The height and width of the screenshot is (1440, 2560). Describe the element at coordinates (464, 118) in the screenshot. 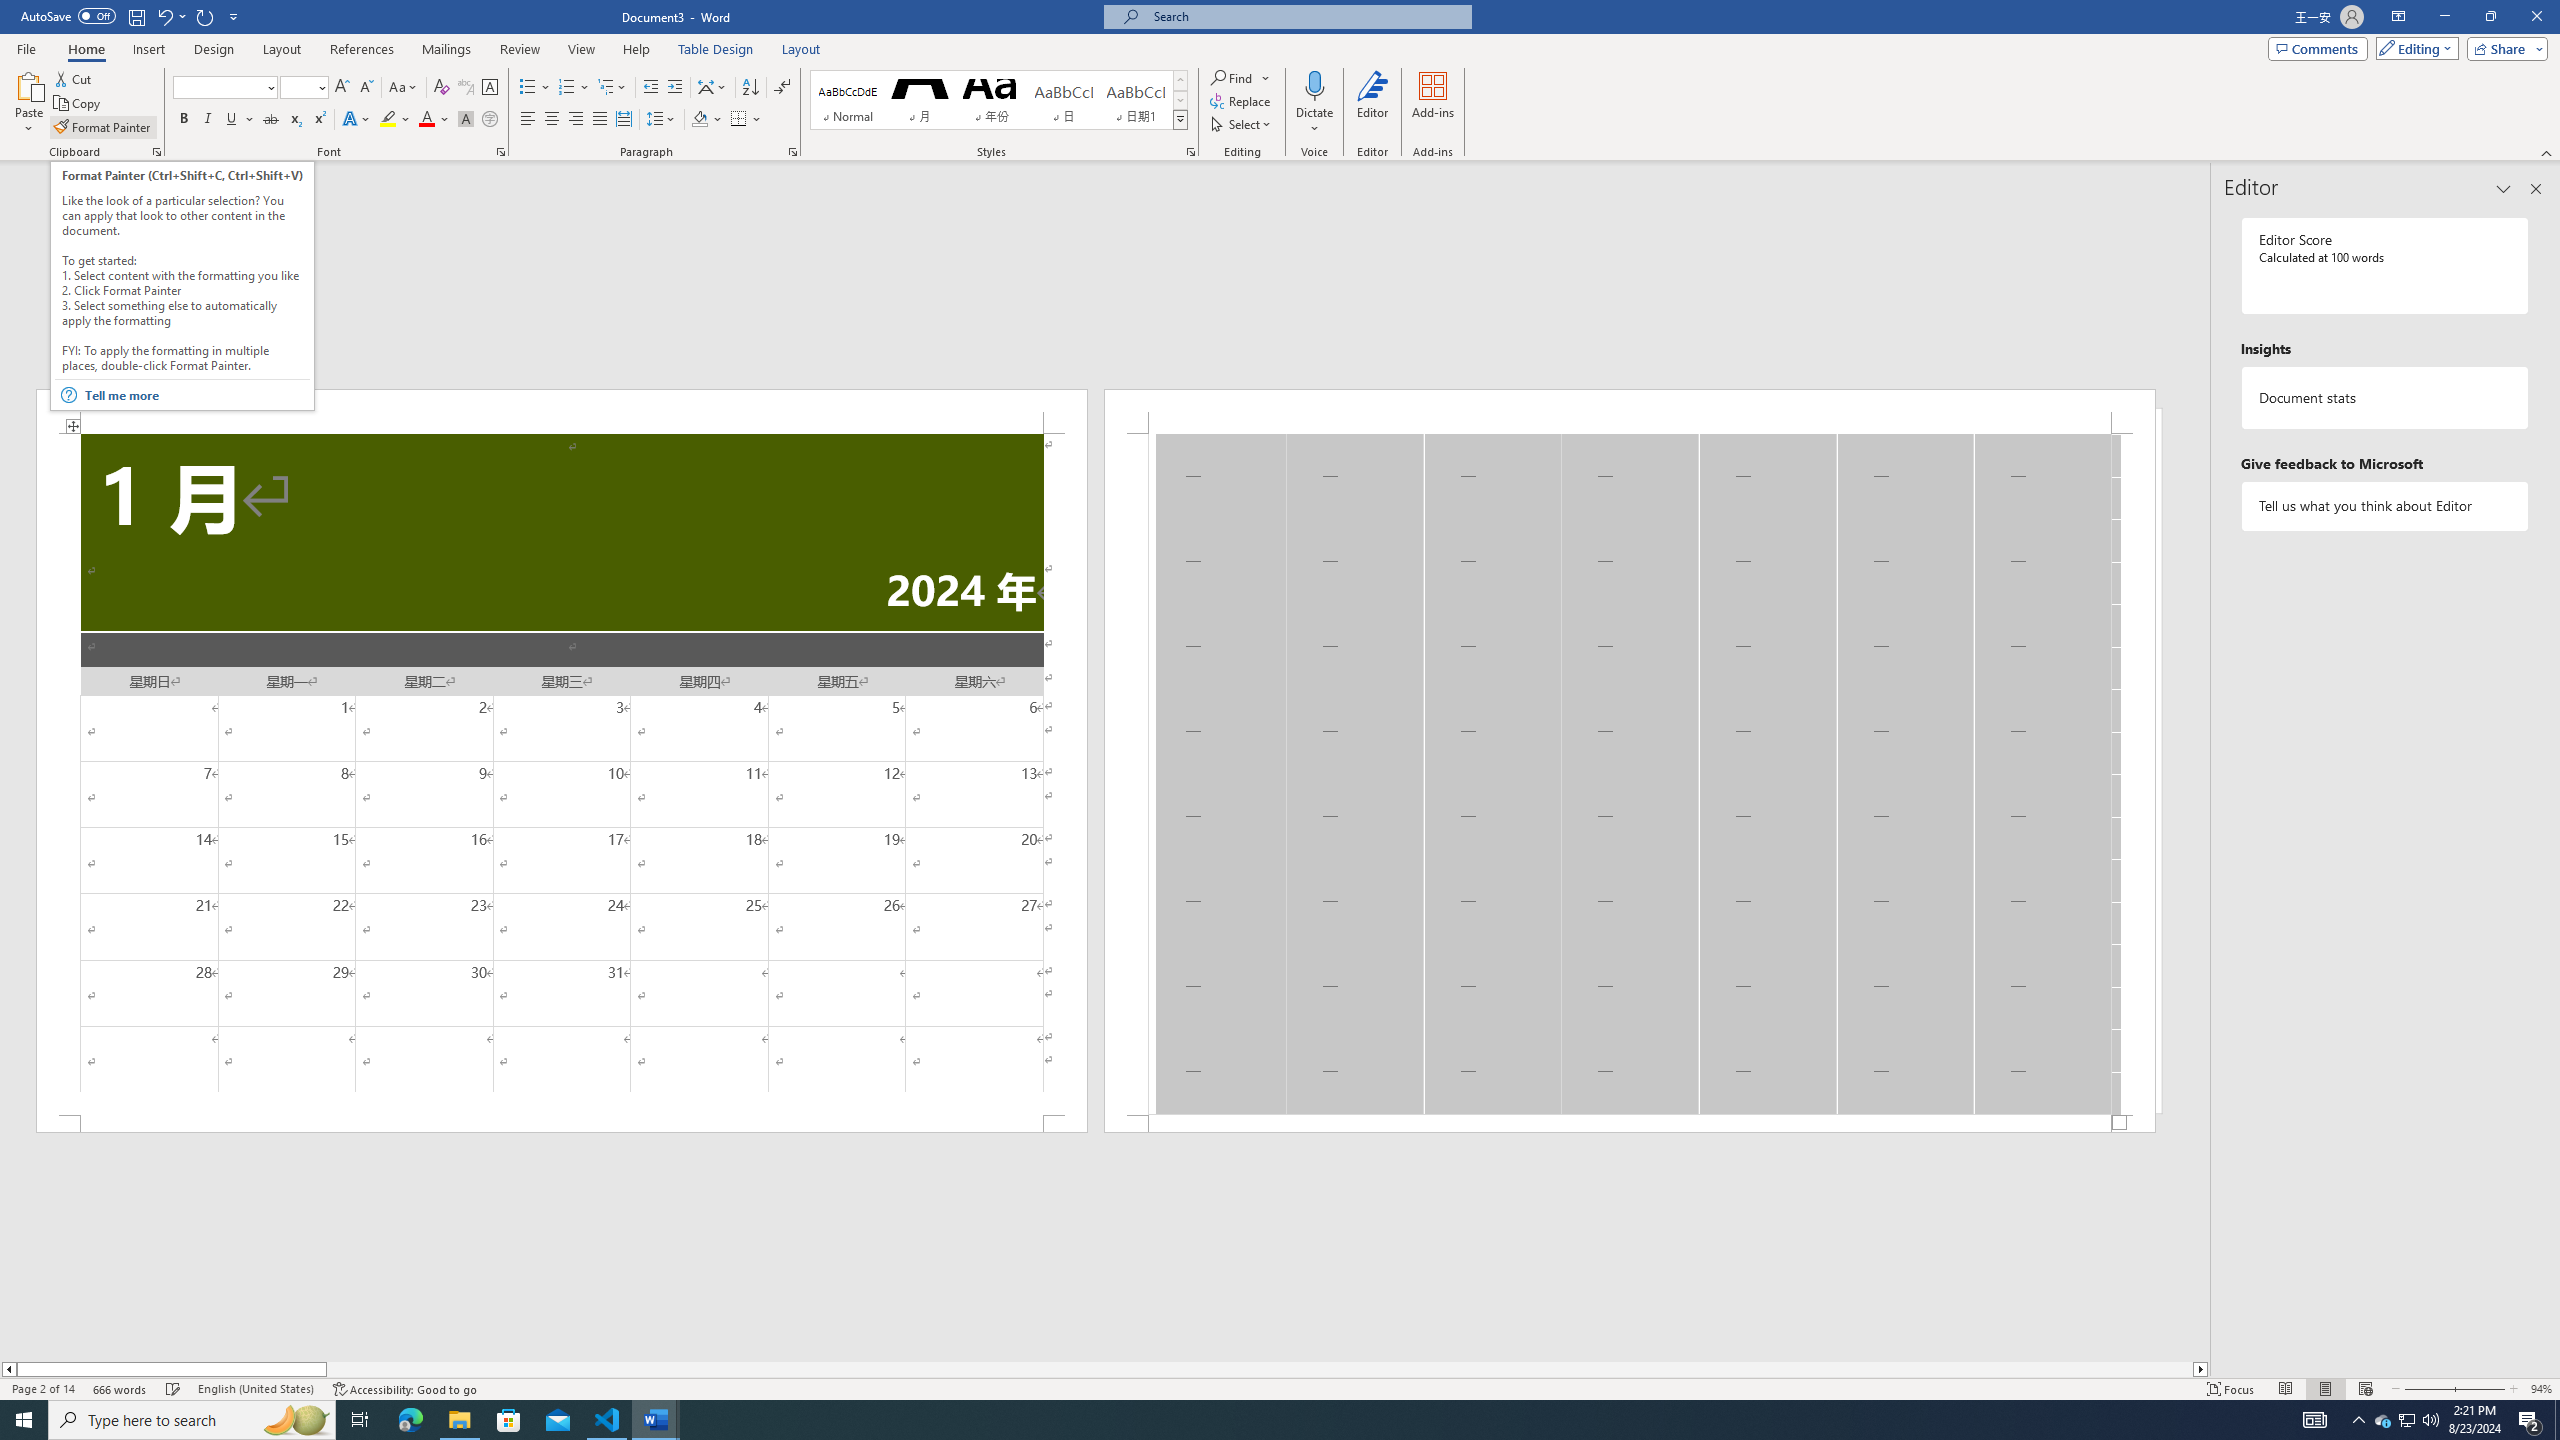

I see `'Character Shading'` at that location.